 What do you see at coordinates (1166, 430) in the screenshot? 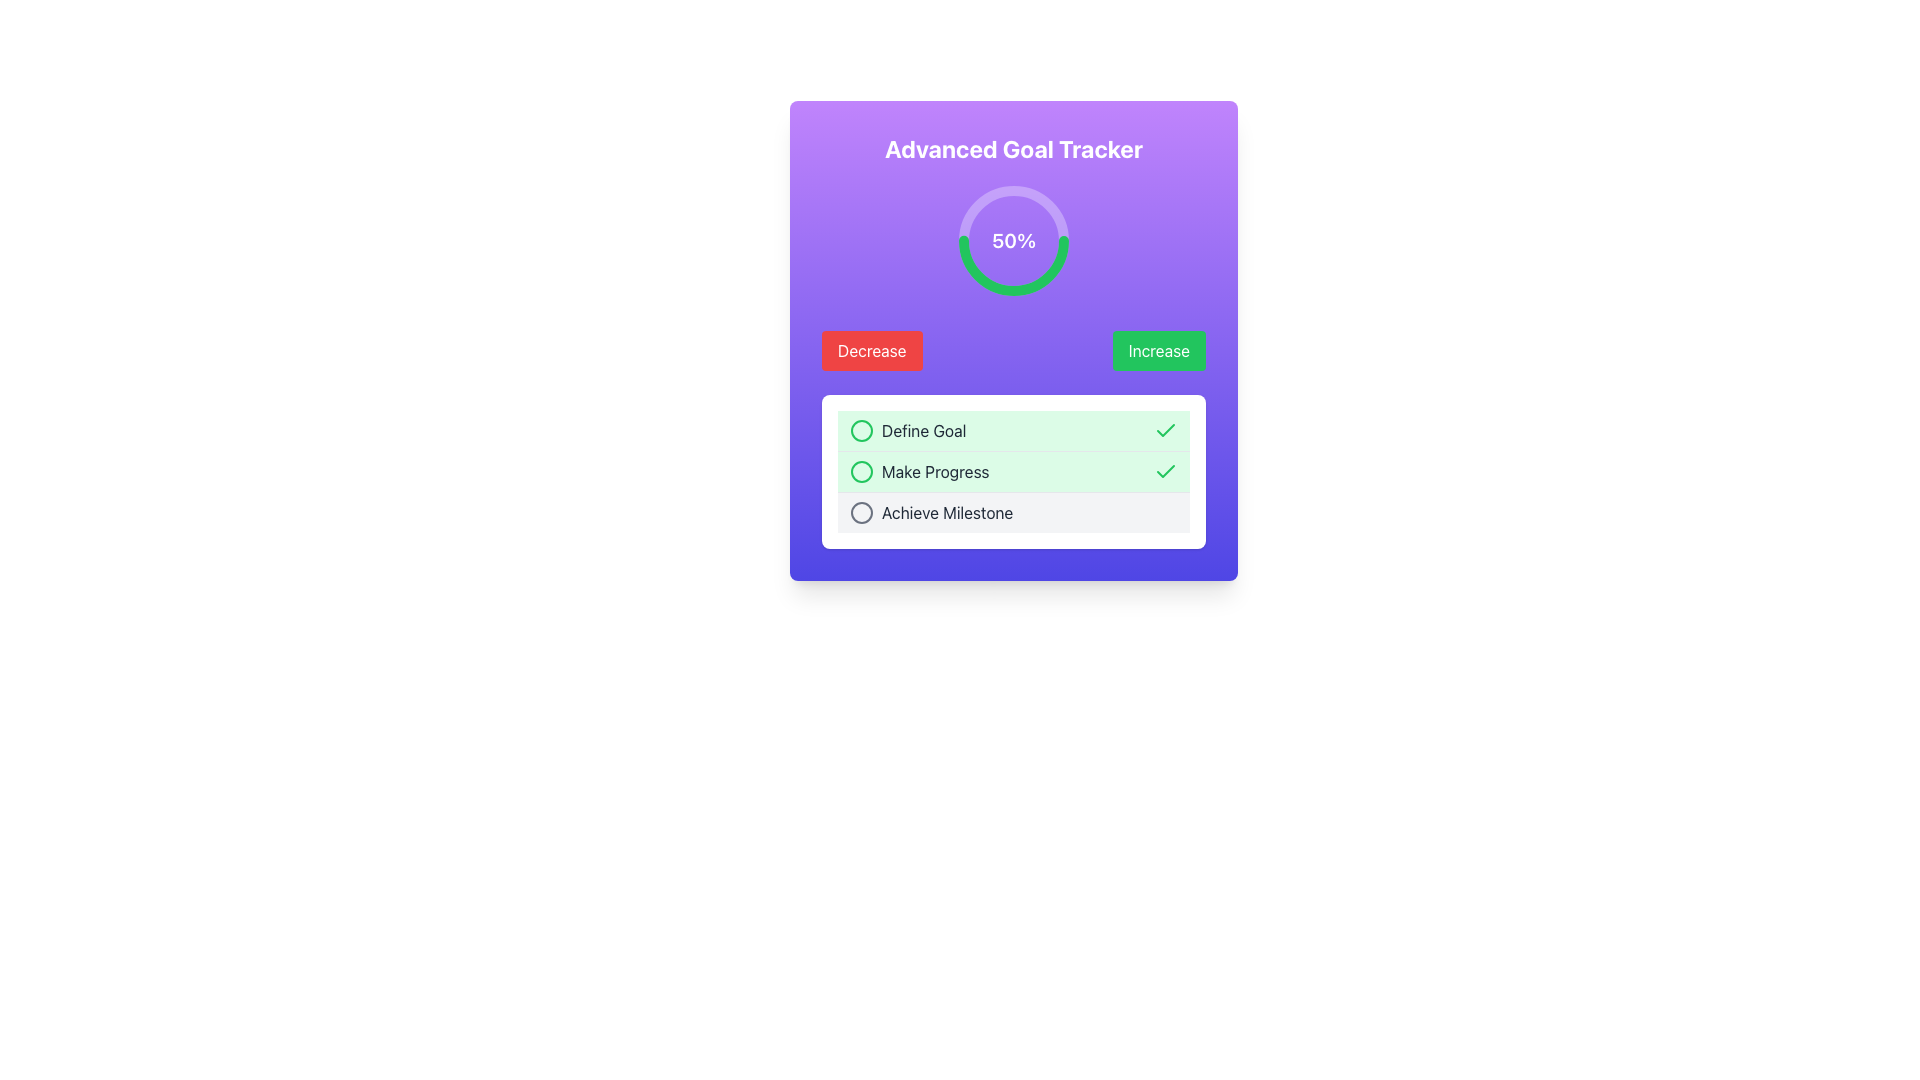
I see `the checkmark icon indicating the completion of the 'Define Goal' task, located in the green-highlighted row of the vertically-stacked list of goals` at bounding box center [1166, 430].